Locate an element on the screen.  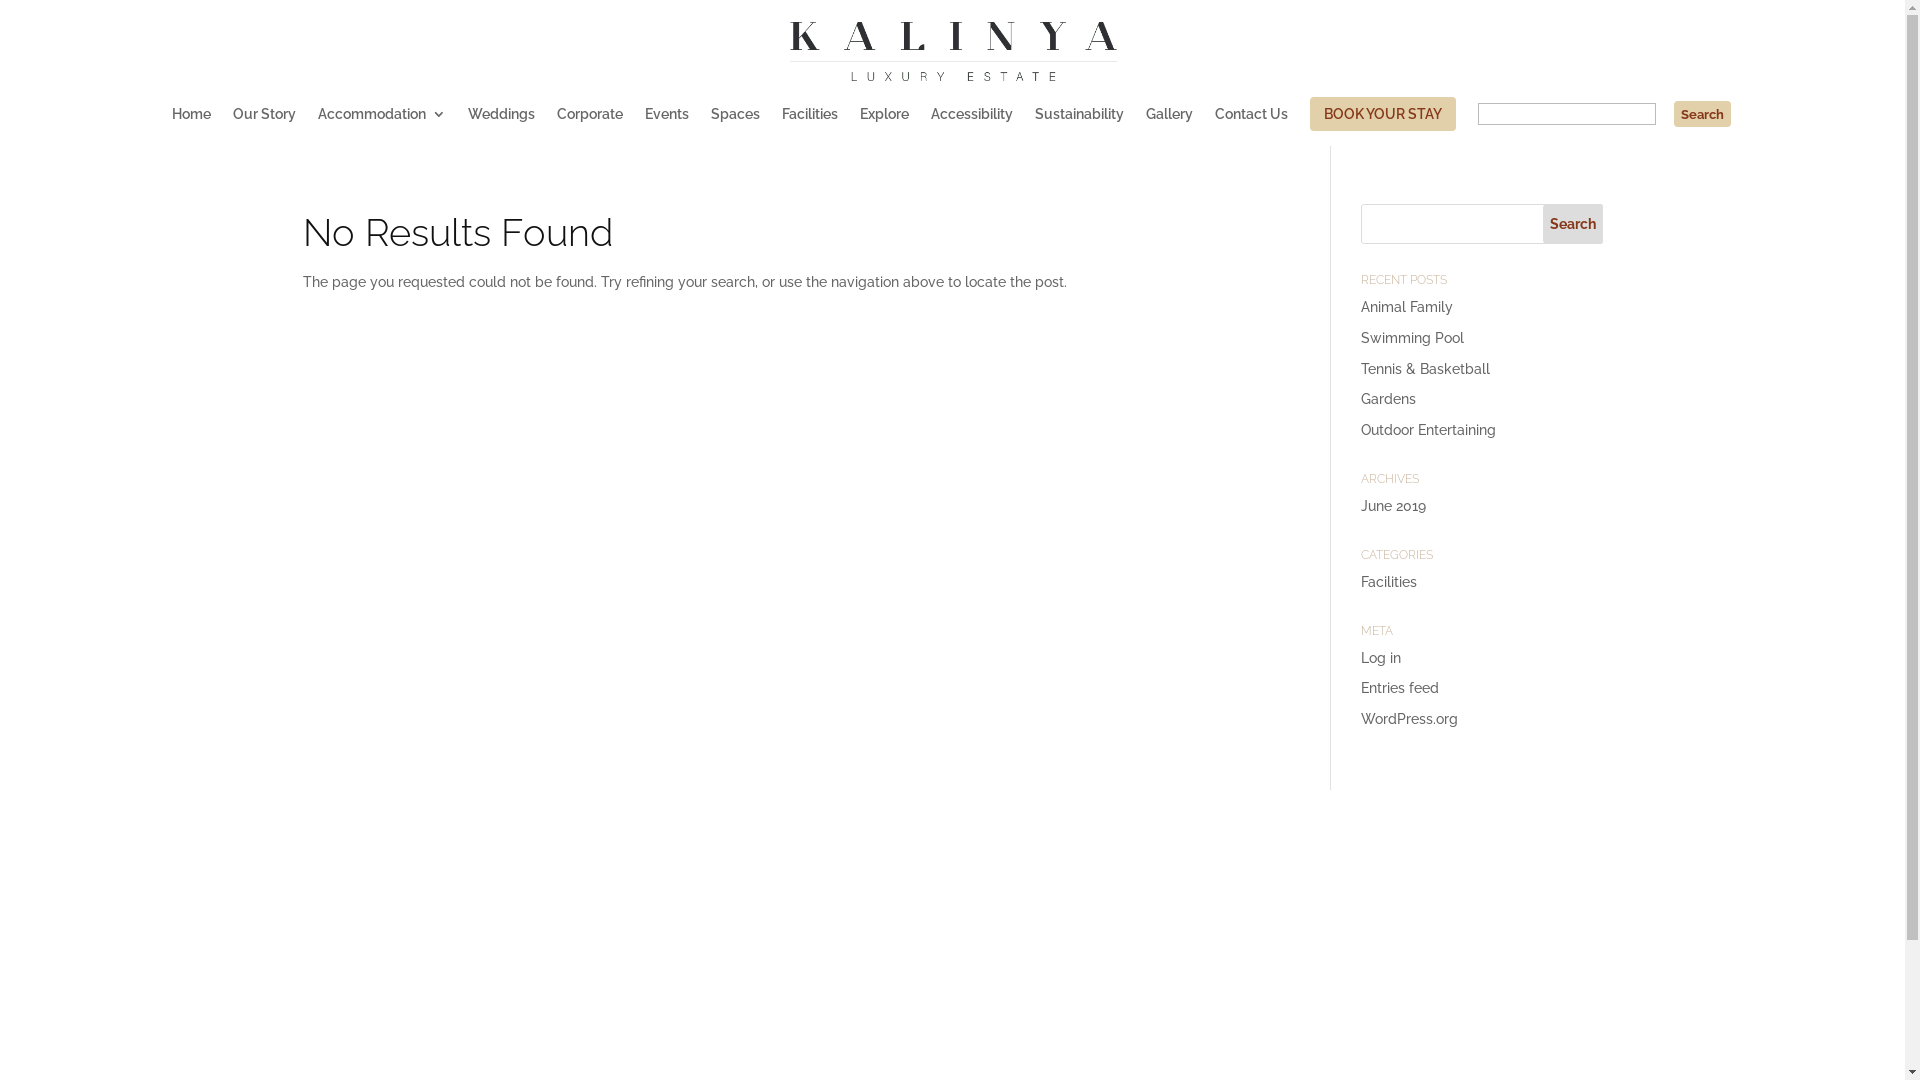
'Entries feed' is located at coordinates (1399, 686).